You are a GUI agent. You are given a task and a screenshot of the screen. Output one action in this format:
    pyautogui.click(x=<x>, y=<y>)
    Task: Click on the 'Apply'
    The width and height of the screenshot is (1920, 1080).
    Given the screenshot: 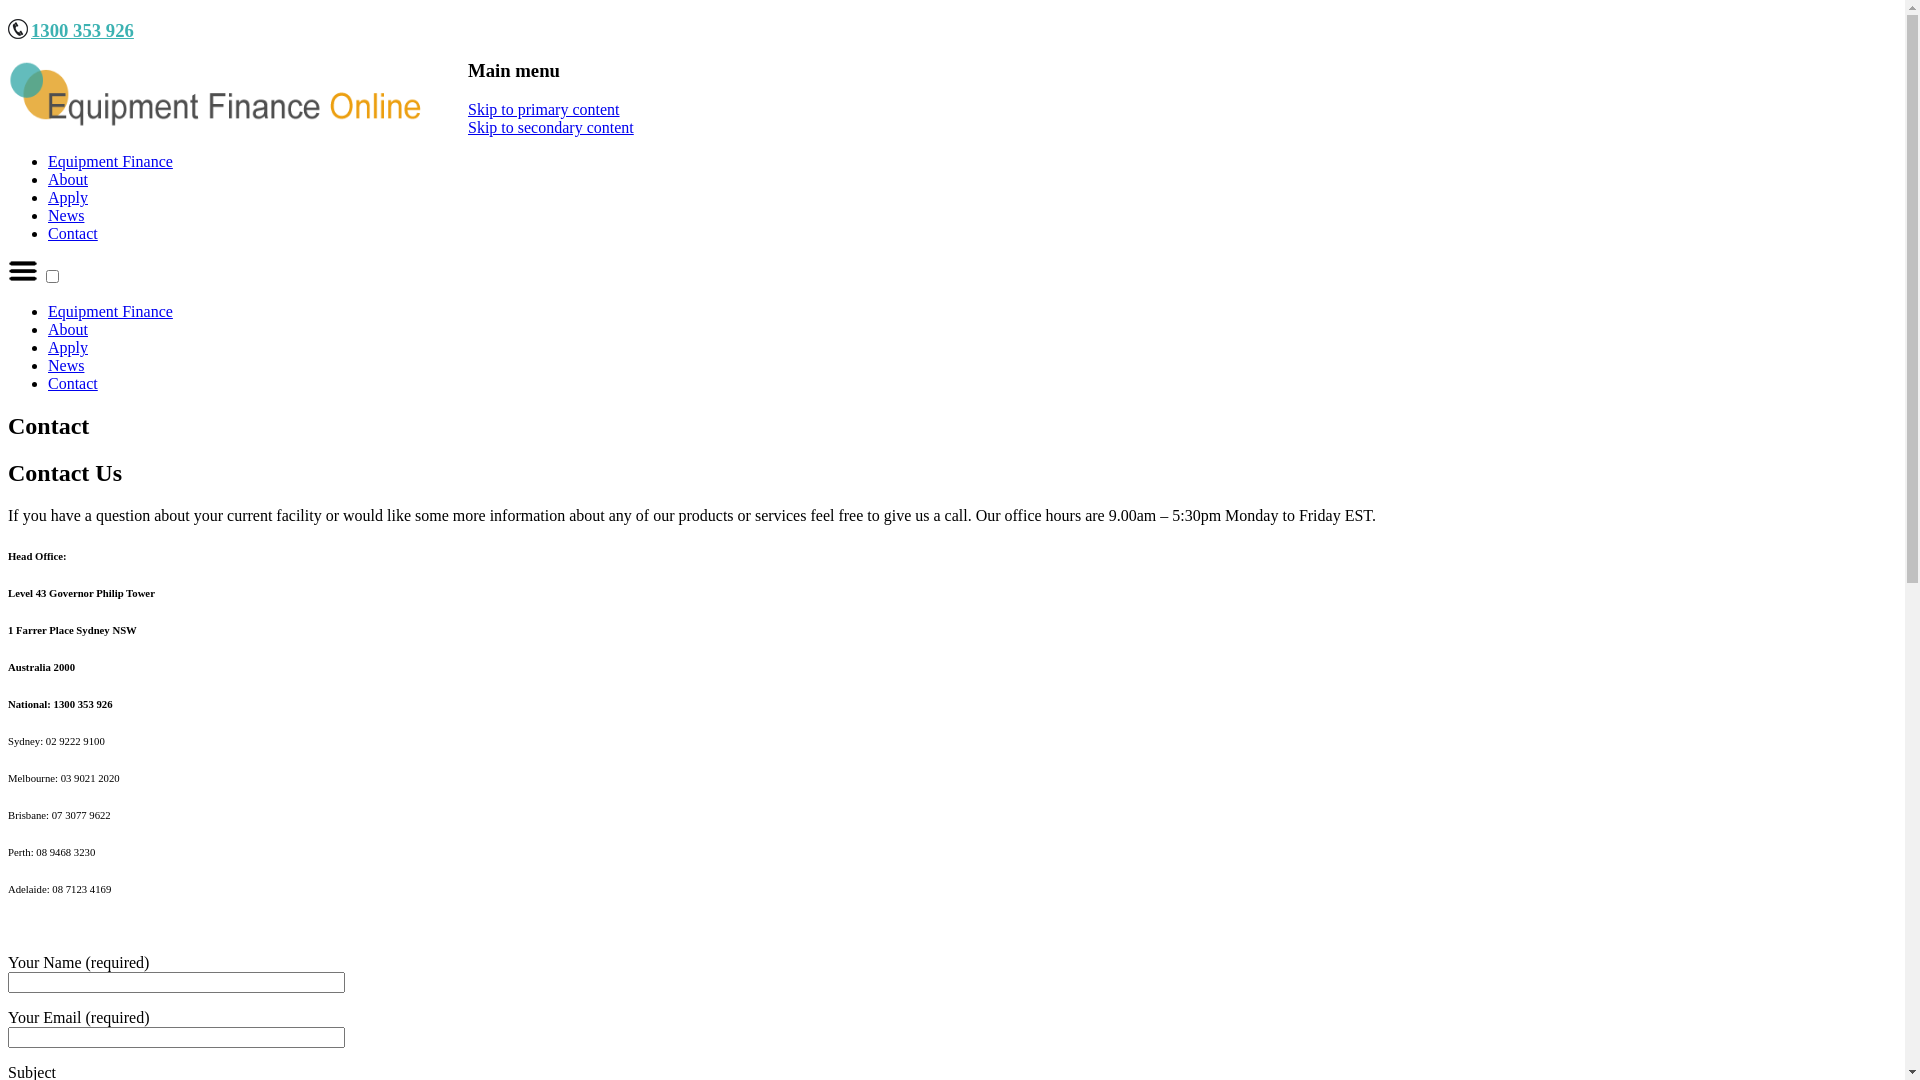 What is the action you would take?
    pyautogui.click(x=67, y=346)
    